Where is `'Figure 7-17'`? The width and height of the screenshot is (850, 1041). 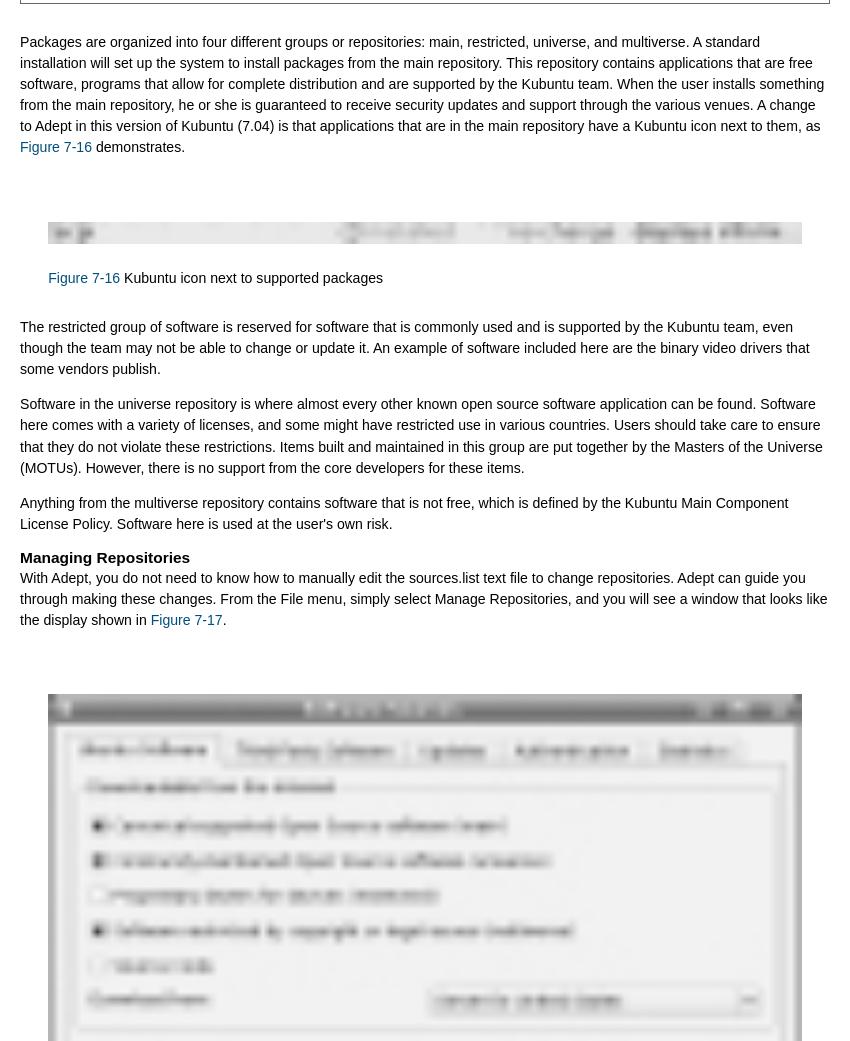
'Figure 7-17' is located at coordinates (184, 618).